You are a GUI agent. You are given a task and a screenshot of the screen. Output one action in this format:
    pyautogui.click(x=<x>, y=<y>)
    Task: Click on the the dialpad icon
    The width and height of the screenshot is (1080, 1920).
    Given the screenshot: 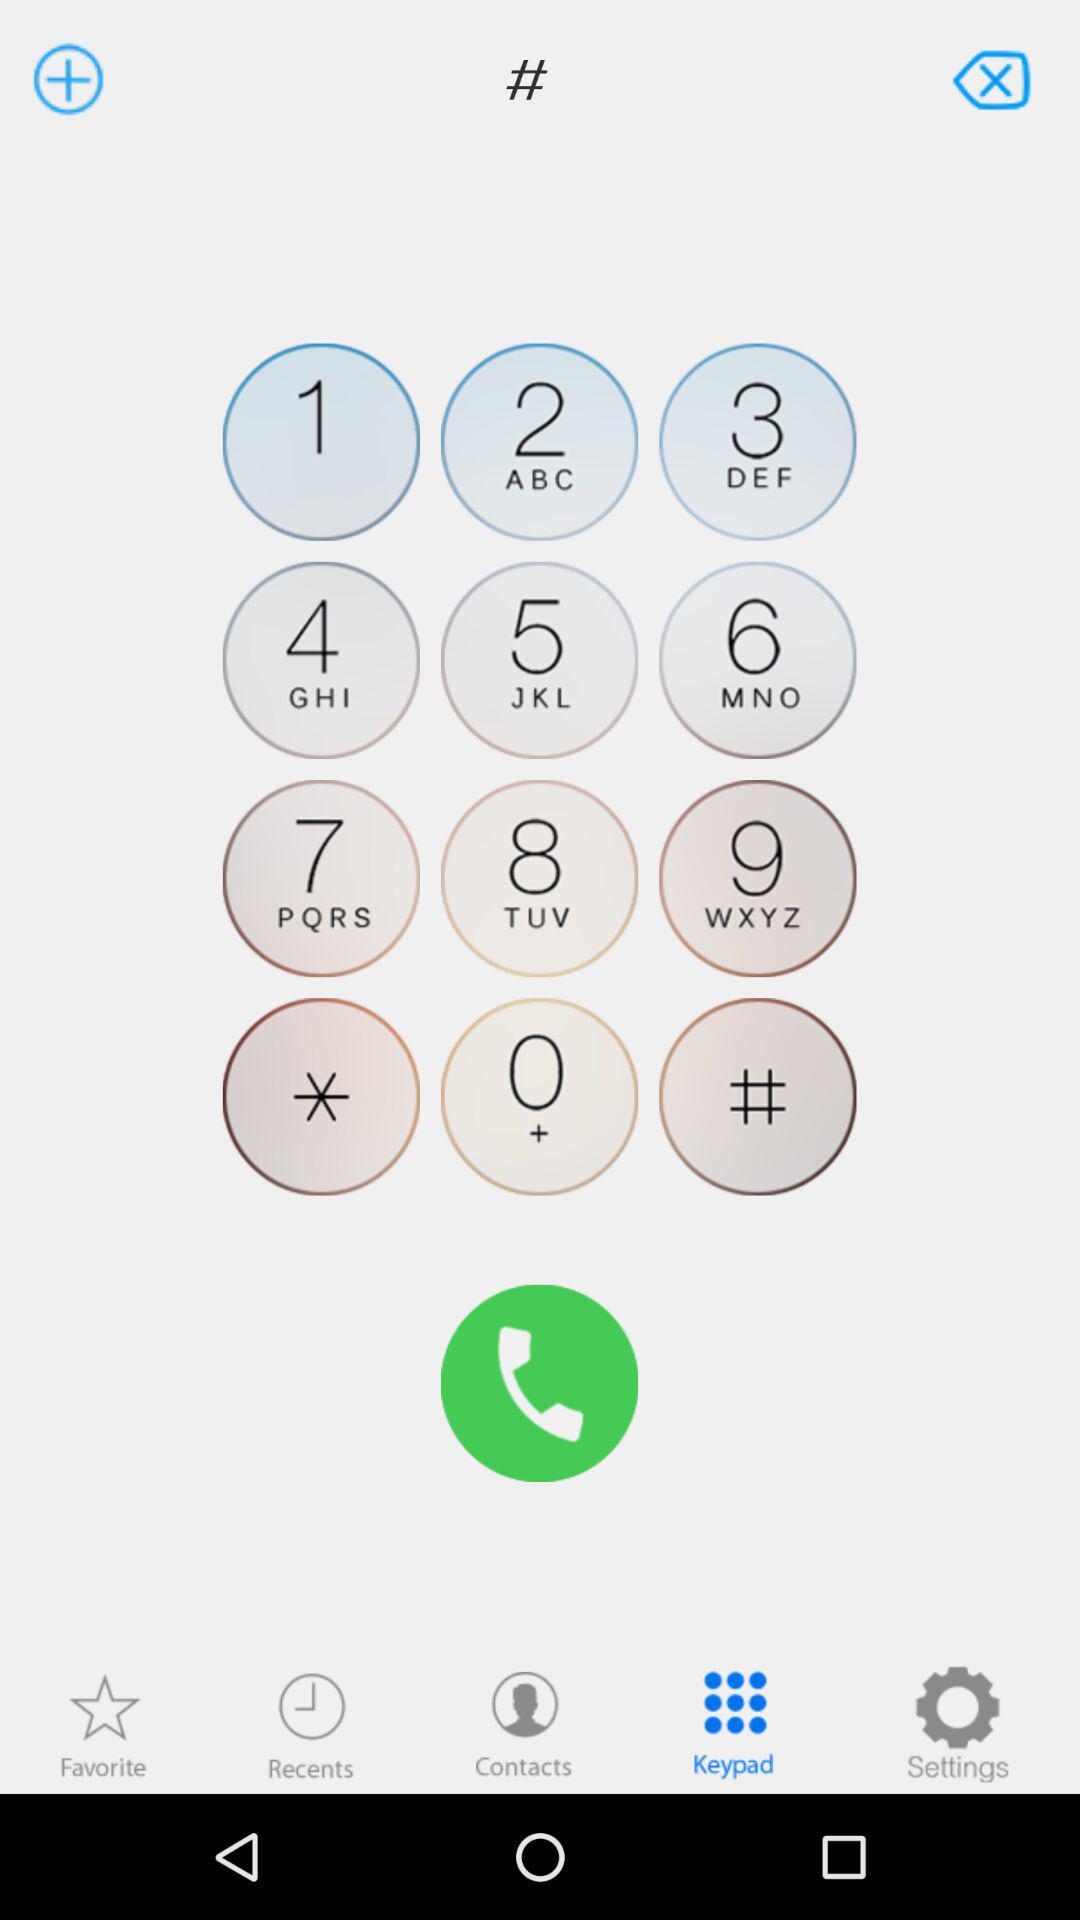 What is the action you would take?
    pyautogui.click(x=733, y=1844)
    